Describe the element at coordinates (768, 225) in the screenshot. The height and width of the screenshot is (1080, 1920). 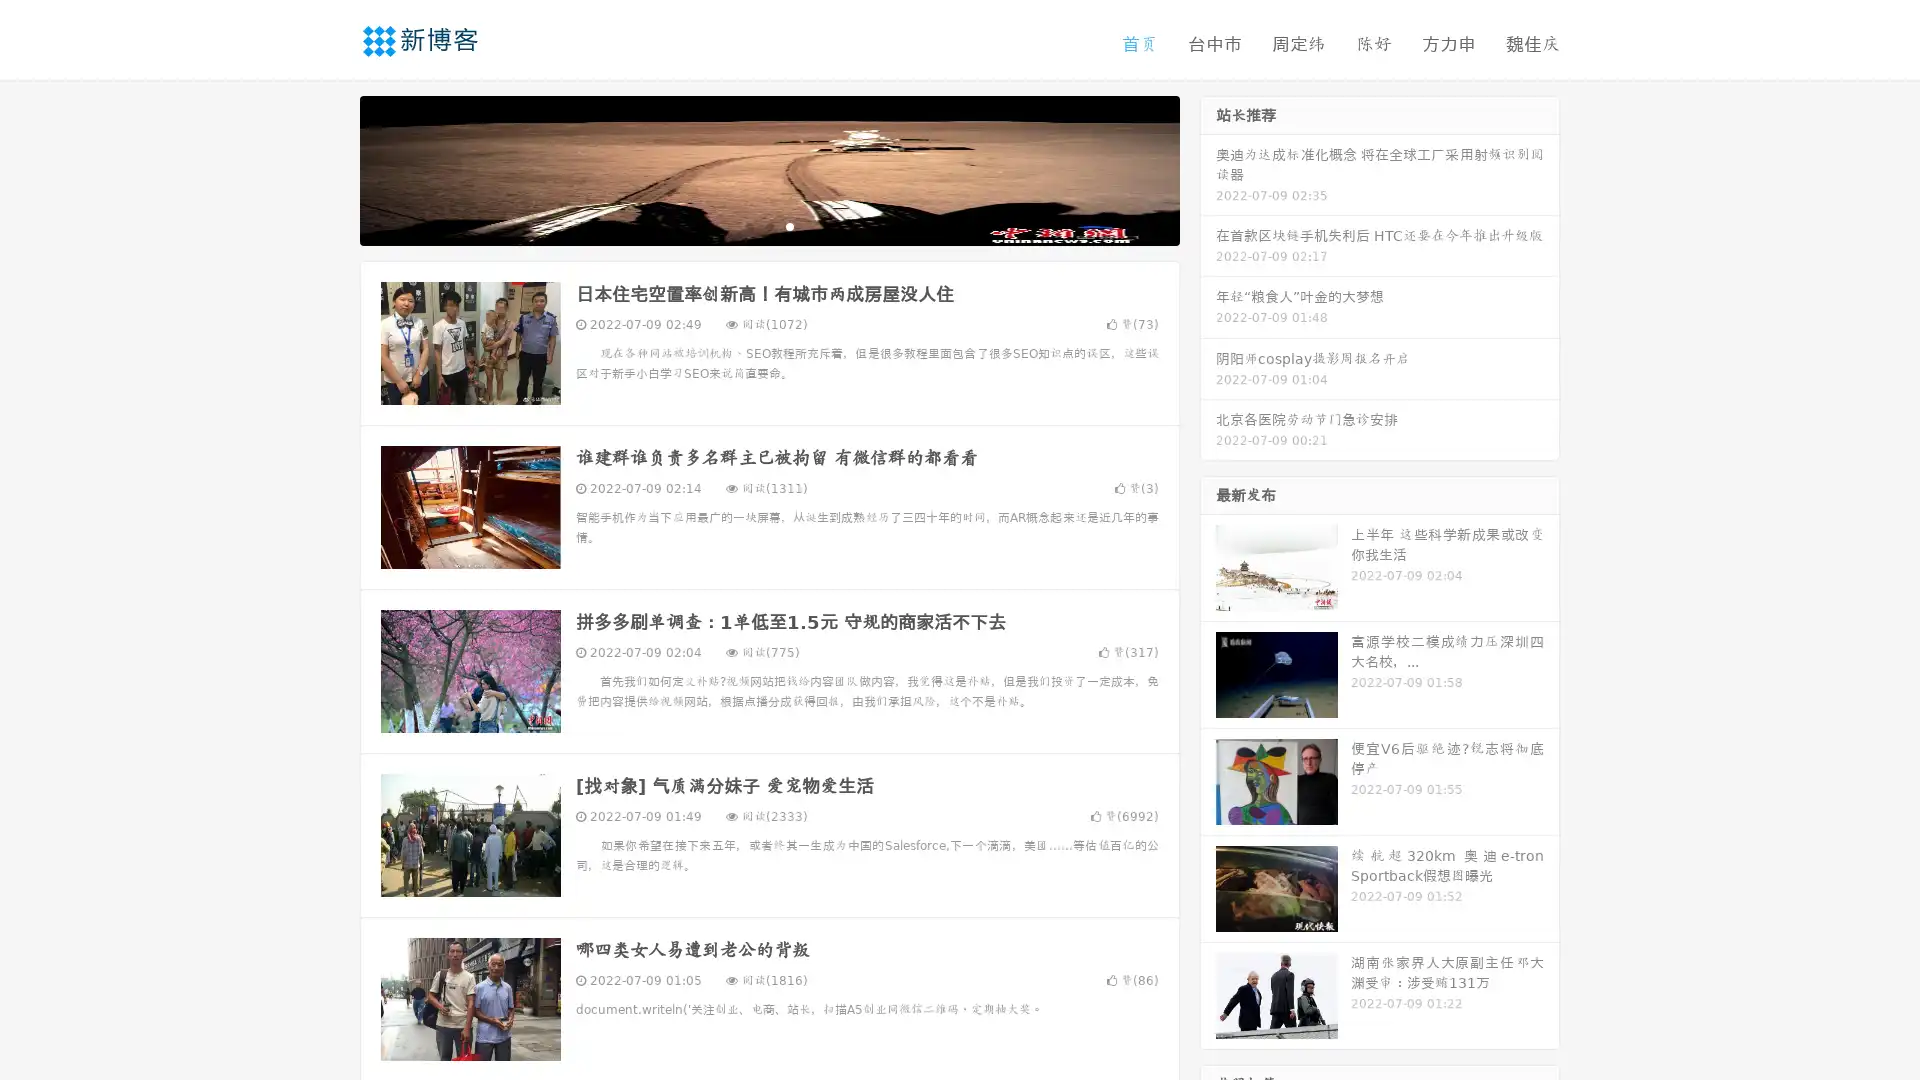
I see `Go to slide 2` at that location.